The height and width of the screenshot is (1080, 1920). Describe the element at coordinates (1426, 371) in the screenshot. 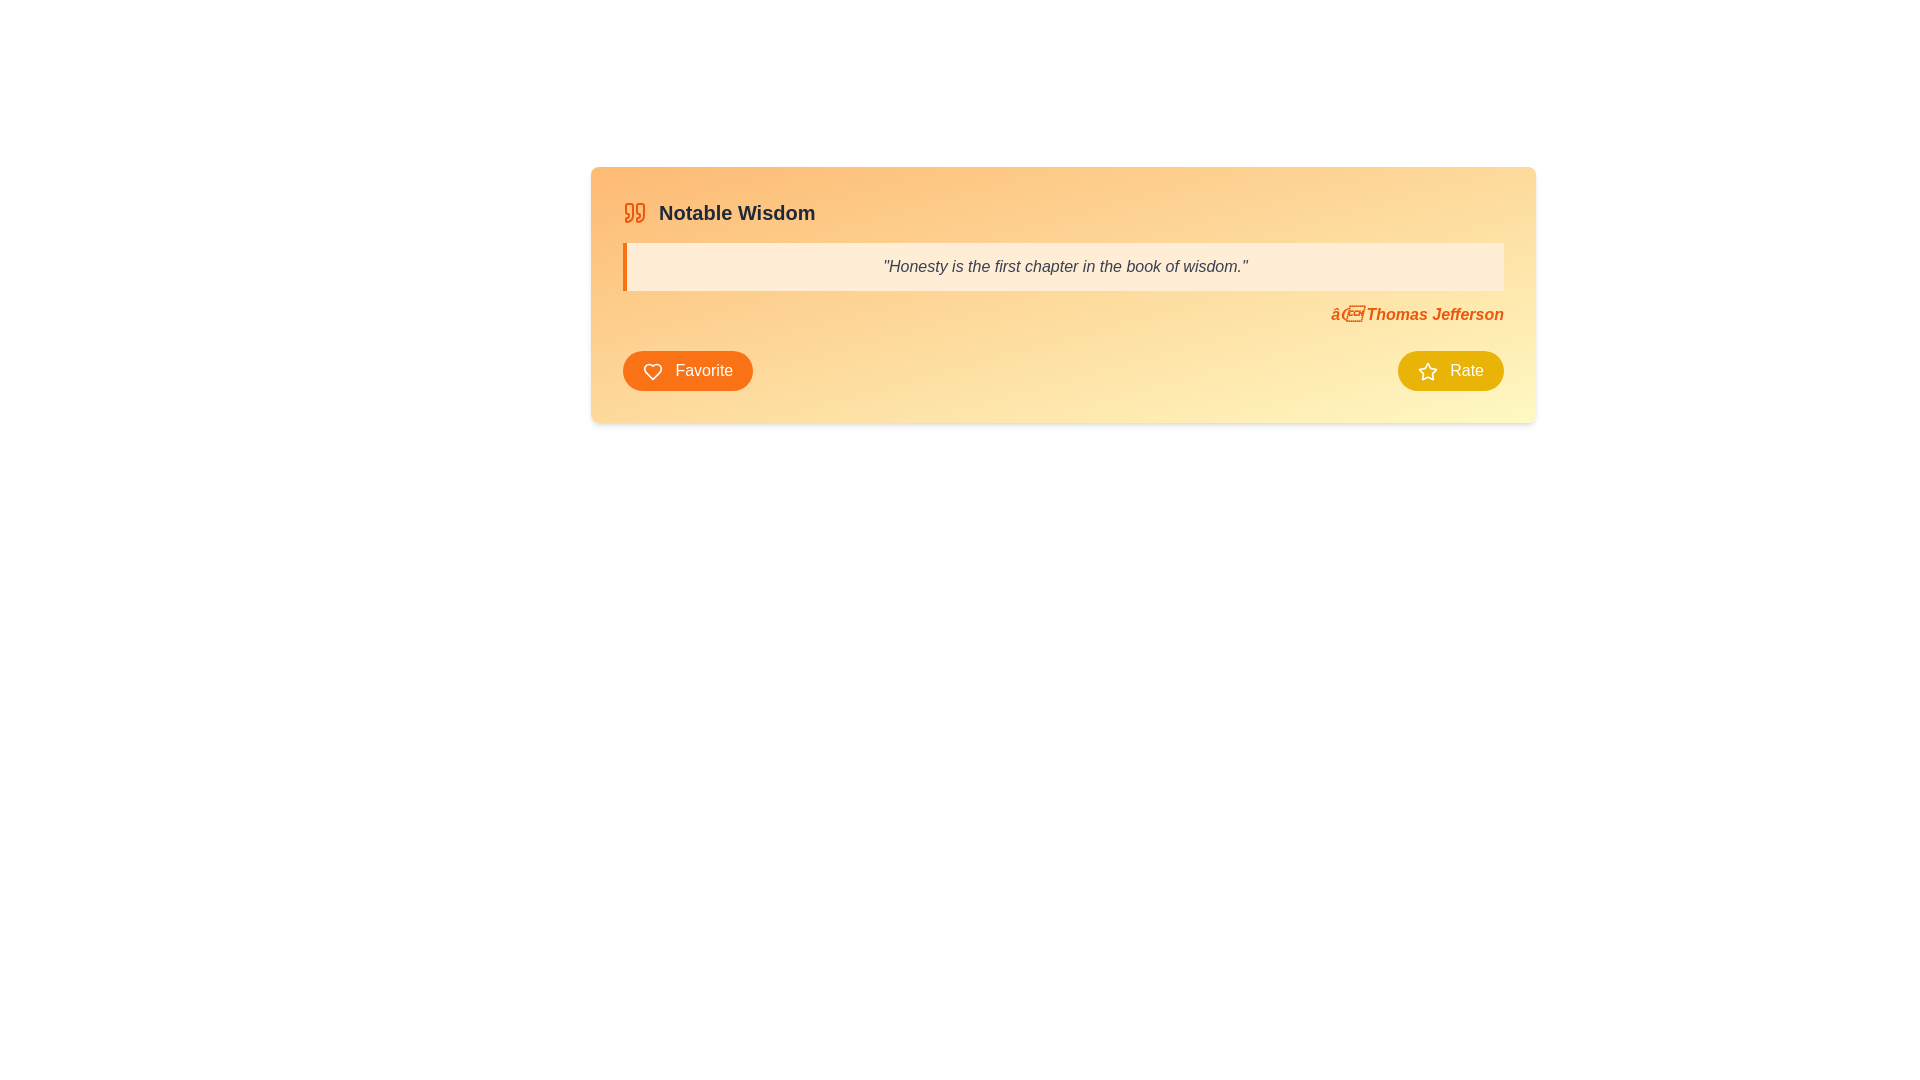

I see `the yellow star icon located inside the yellow 'Rate' button at the bottom right of the card` at that location.